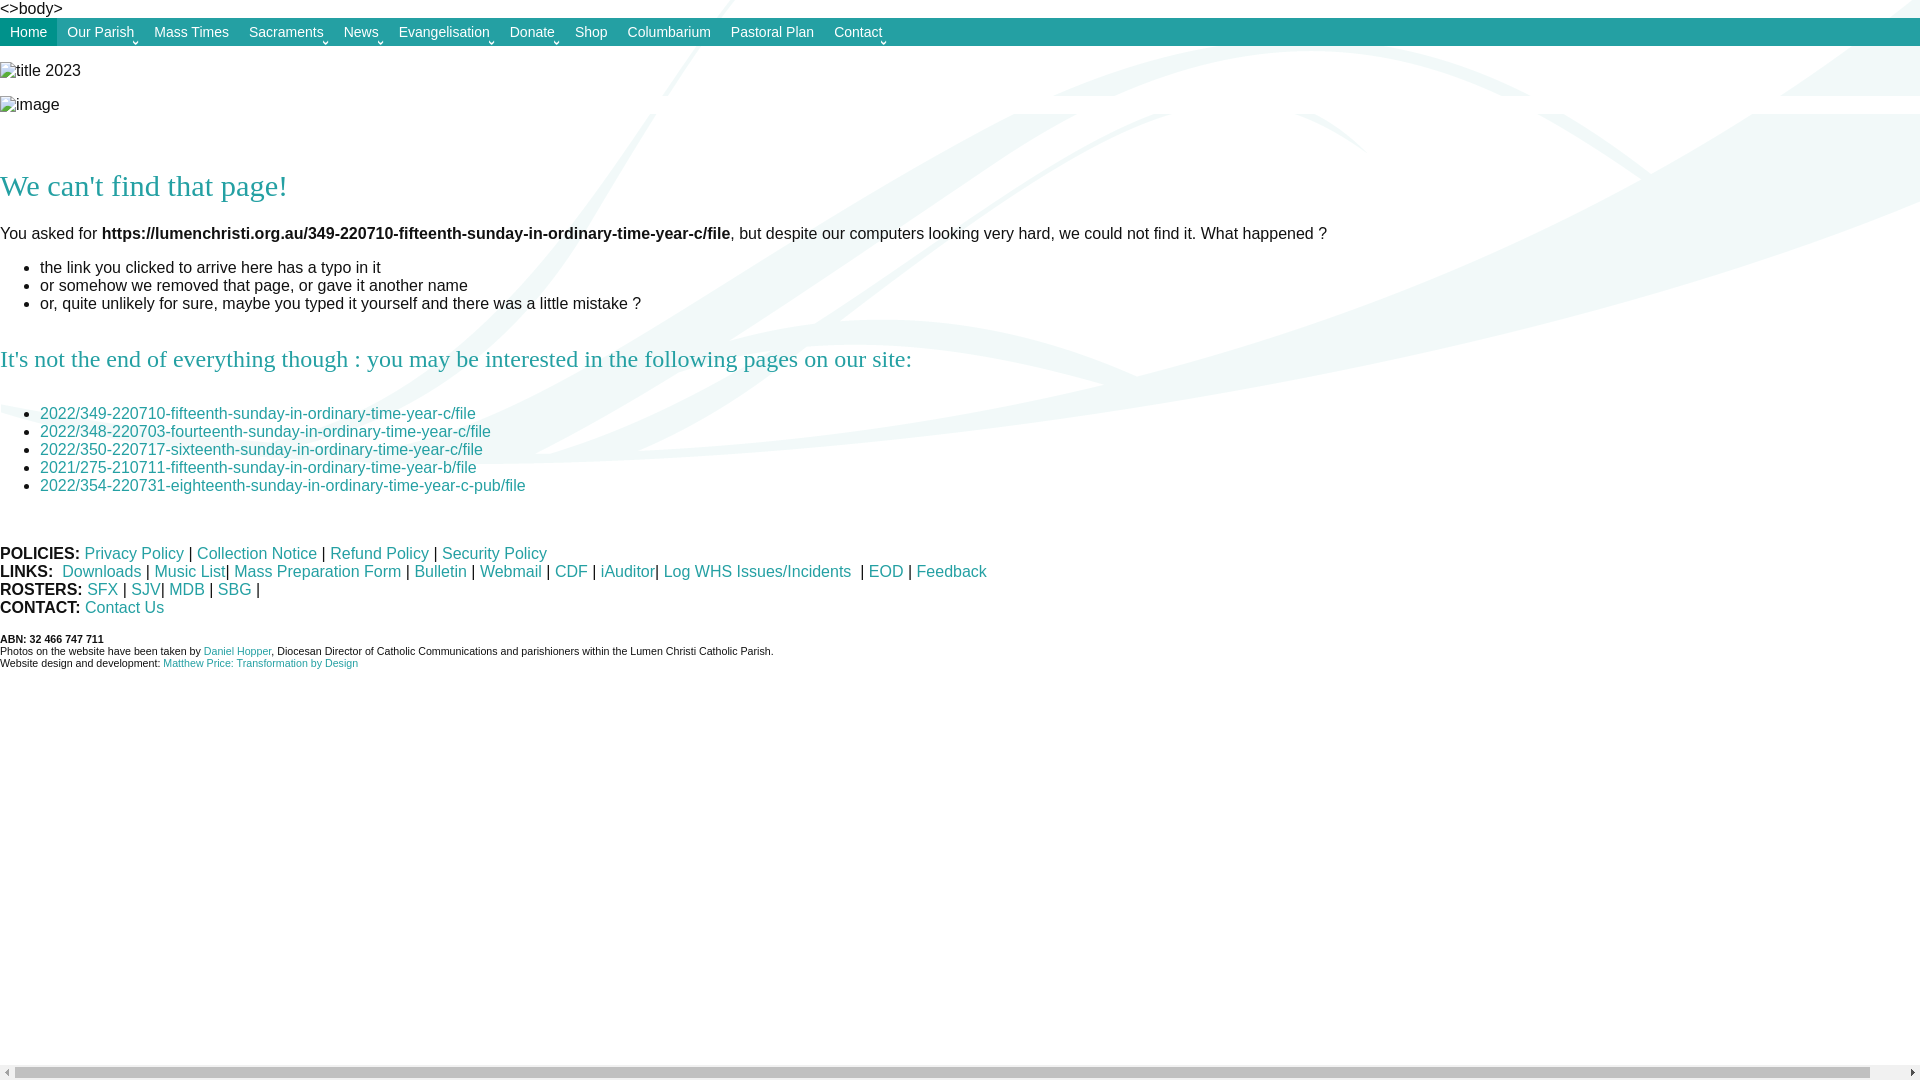  What do you see at coordinates (510, 571) in the screenshot?
I see `'Webmail'` at bounding box center [510, 571].